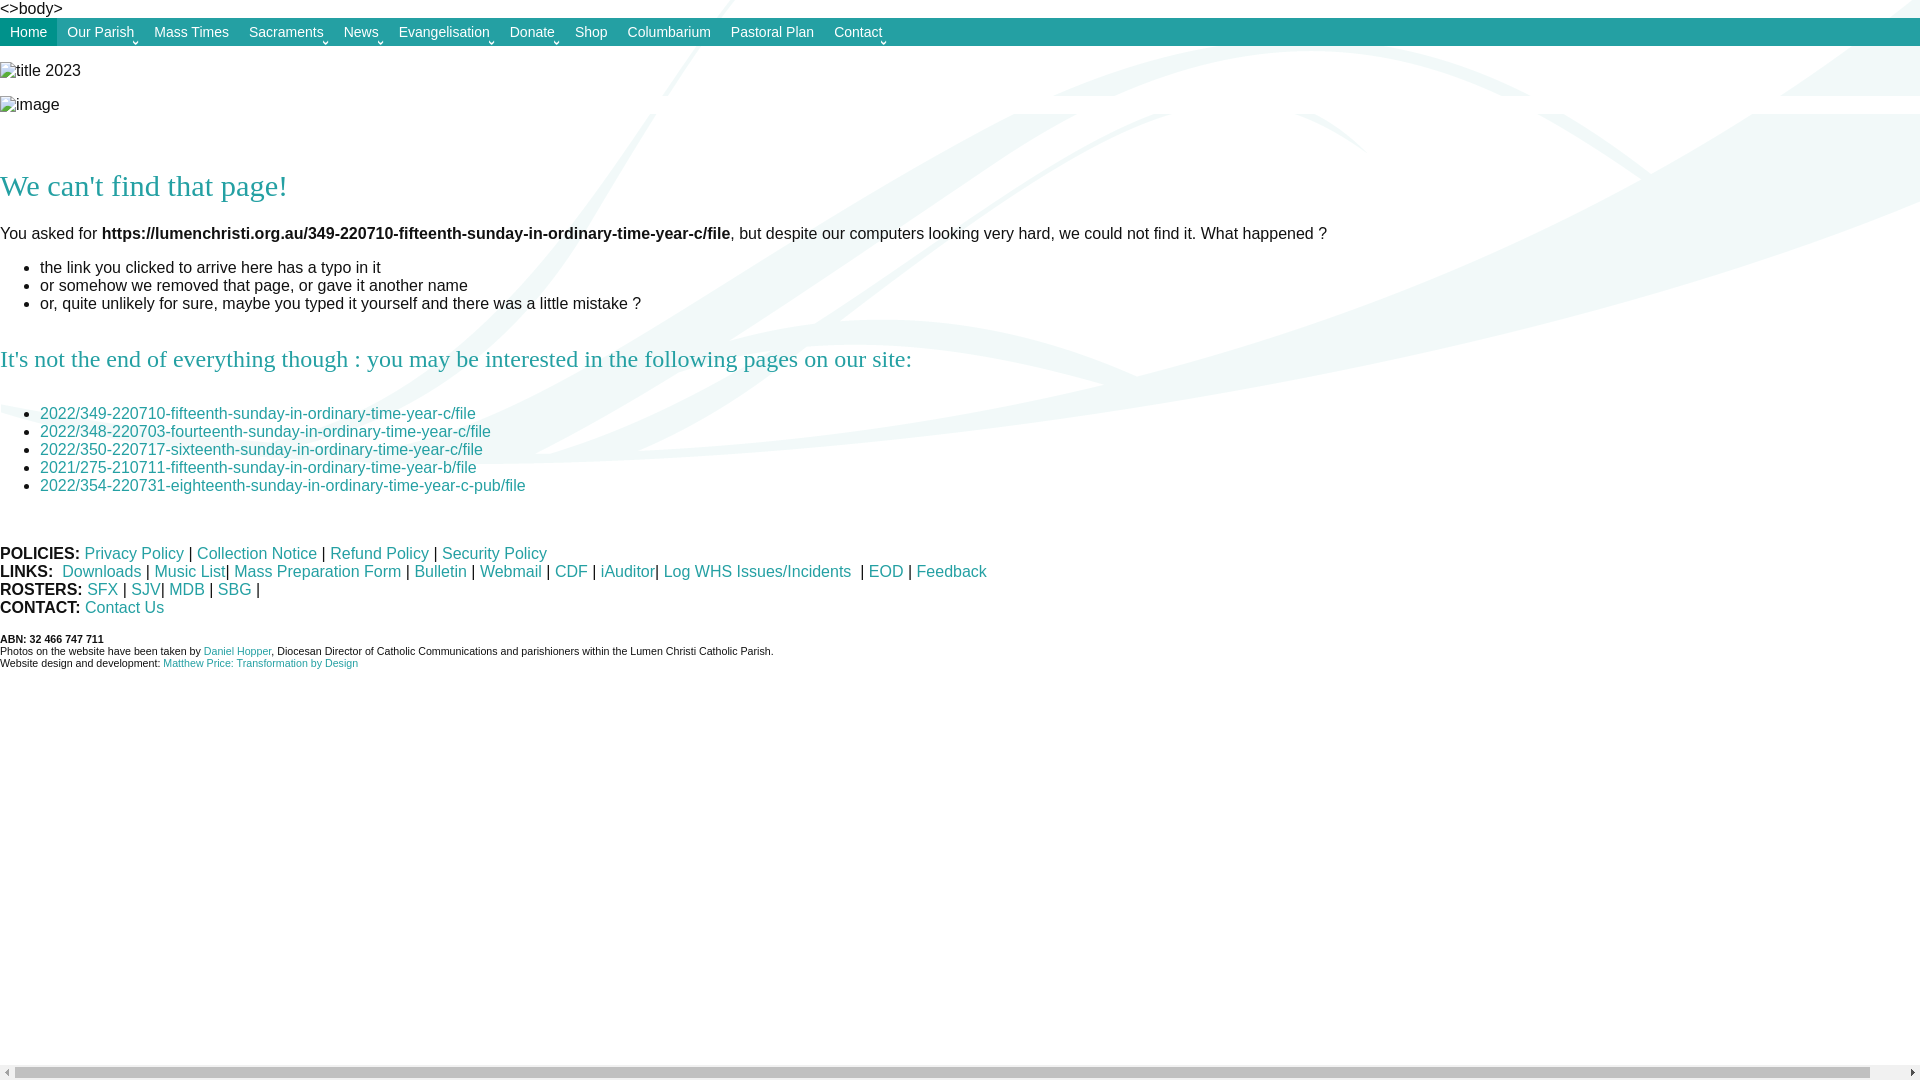  What do you see at coordinates (510, 571) in the screenshot?
I see `'Webmail'` at bounding box center [510, 571].